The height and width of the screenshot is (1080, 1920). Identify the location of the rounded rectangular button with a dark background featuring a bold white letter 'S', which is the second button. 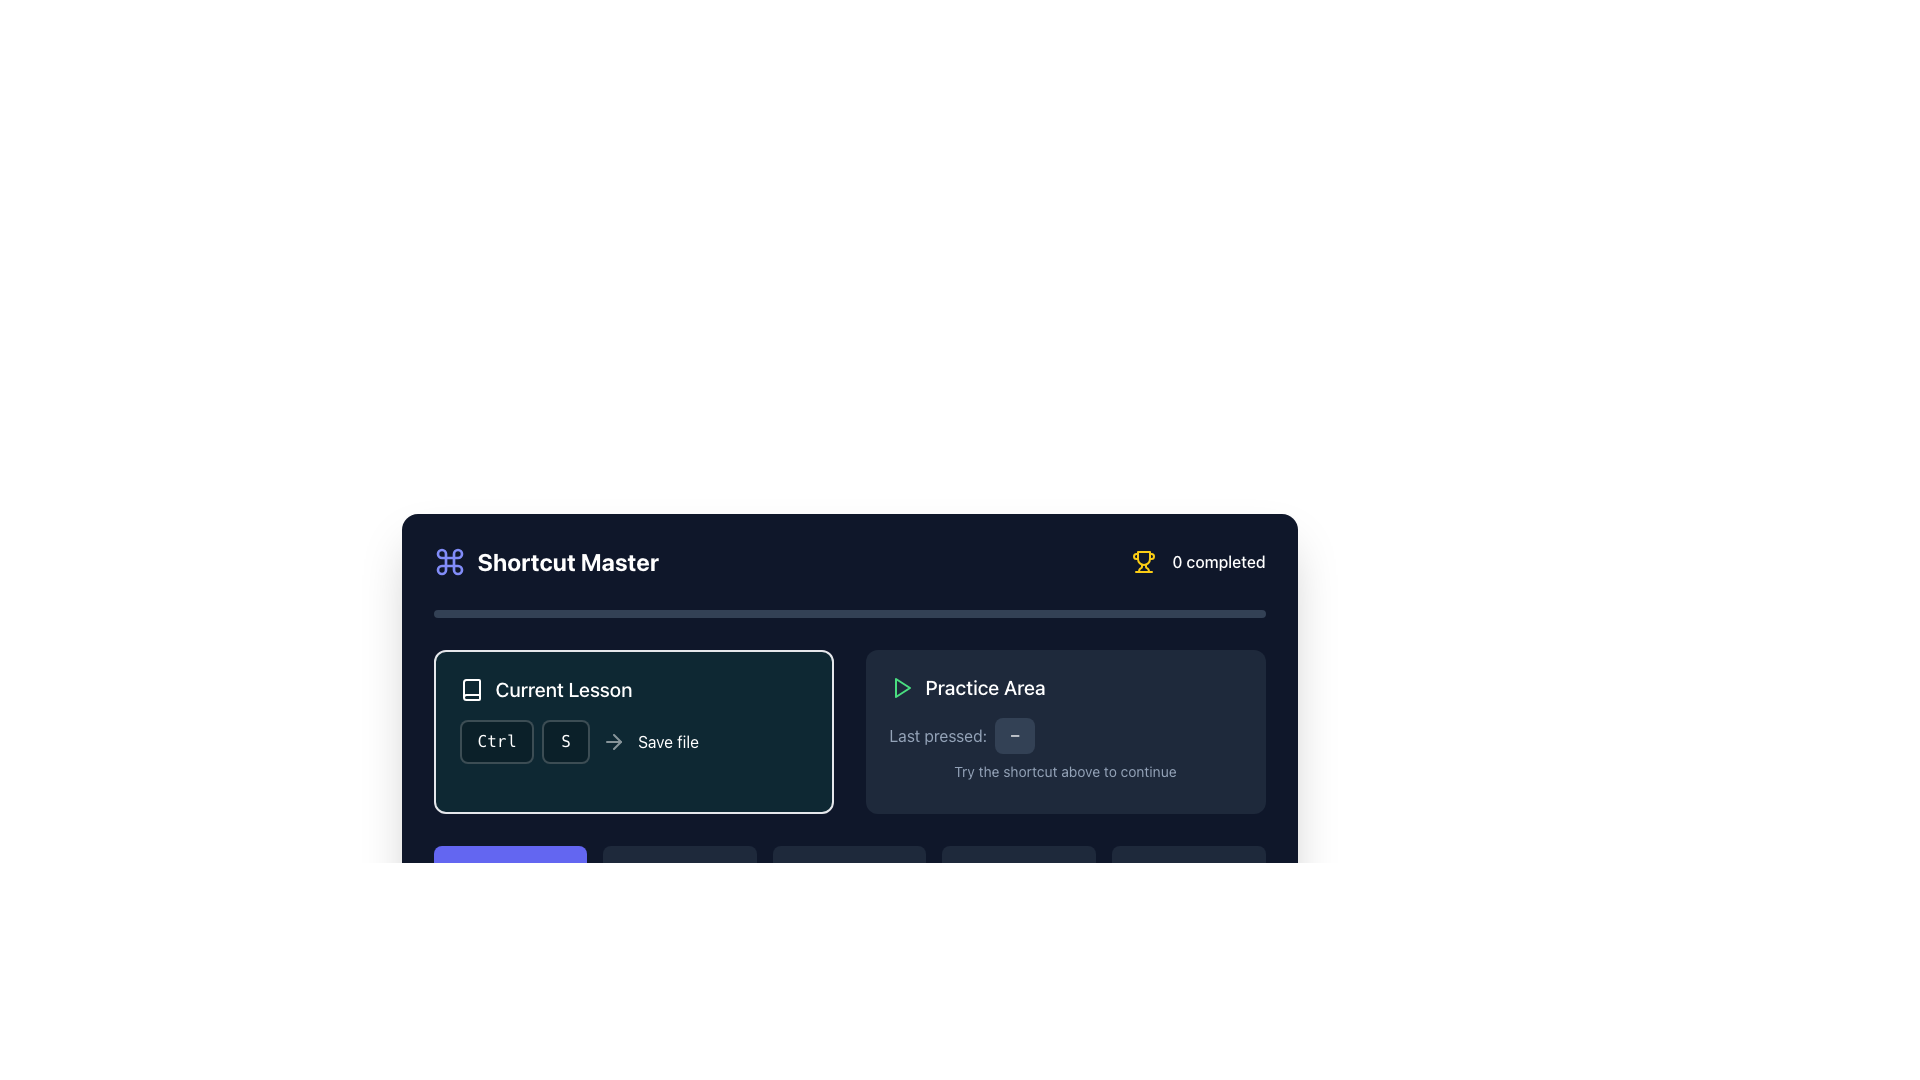
(565, 741).